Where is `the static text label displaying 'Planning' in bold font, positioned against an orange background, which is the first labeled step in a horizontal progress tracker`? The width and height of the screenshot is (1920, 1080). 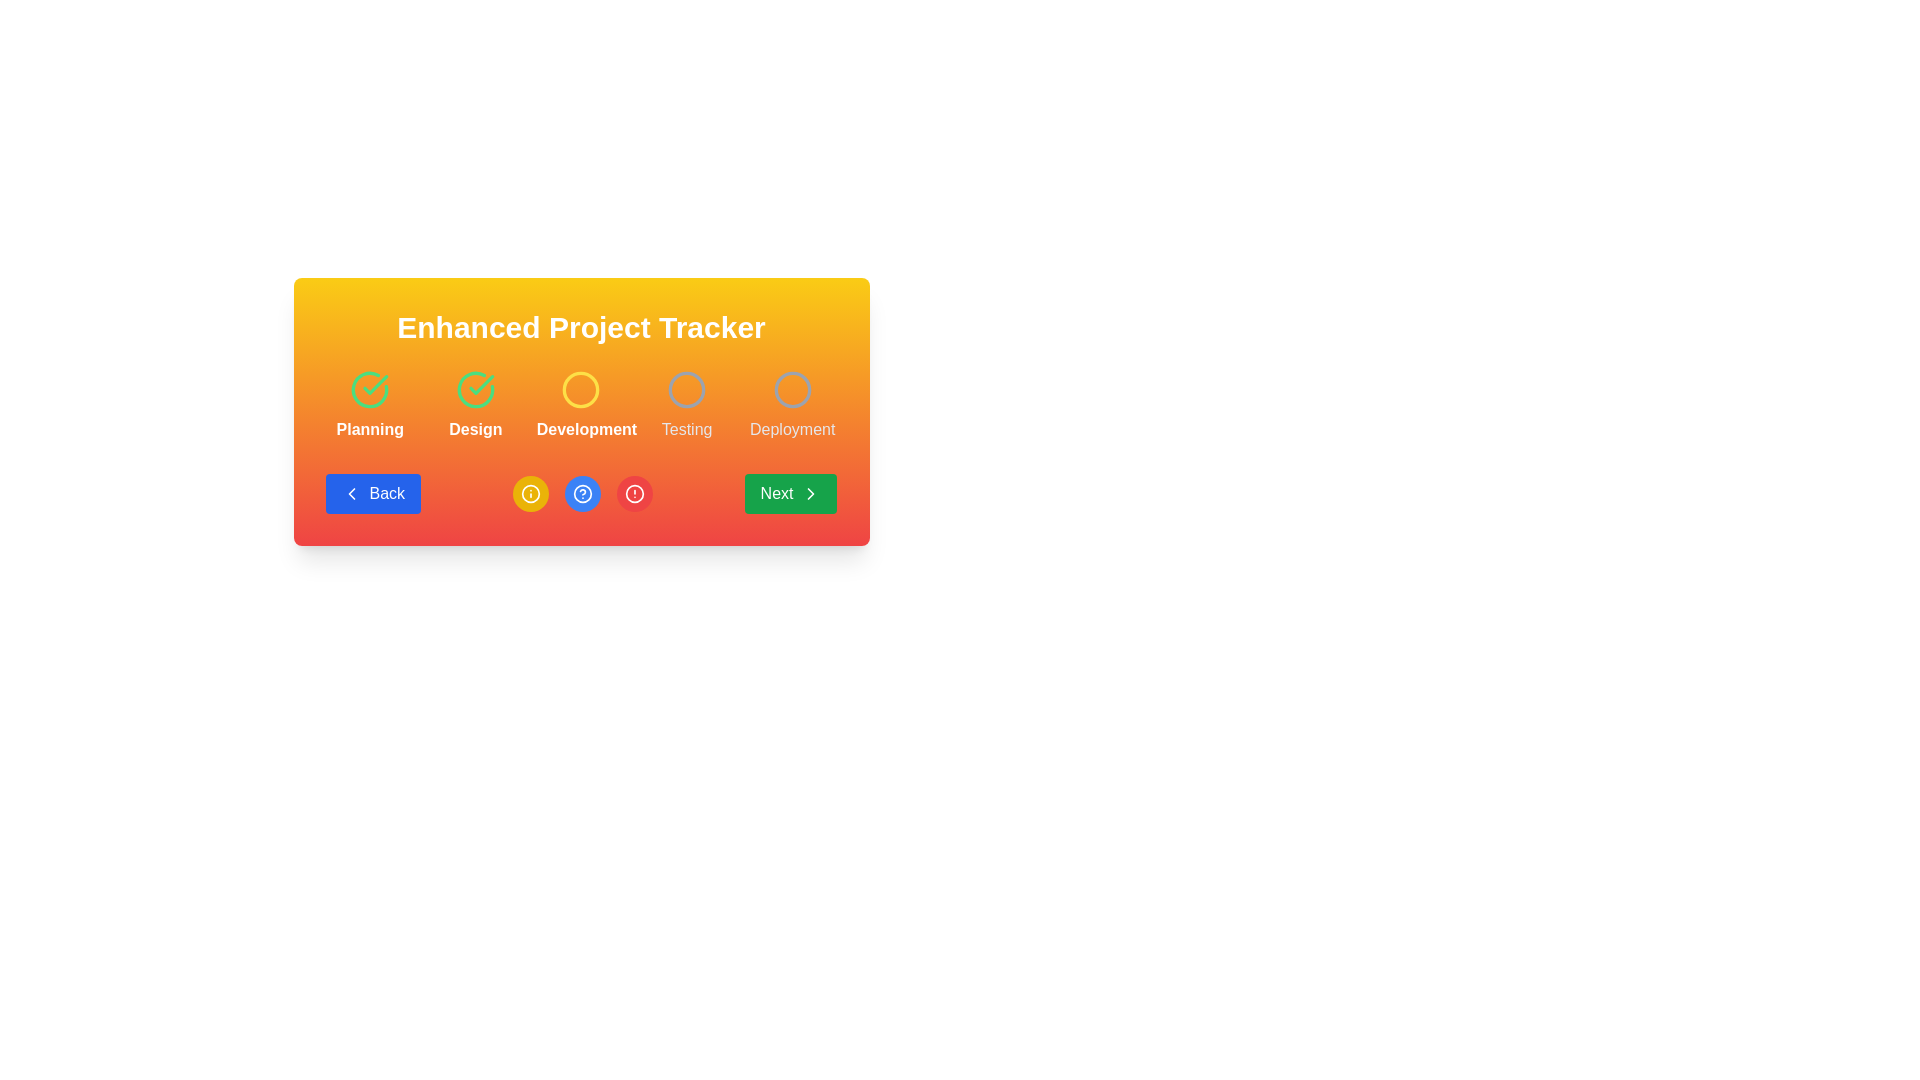 the static text label displaying 'Planning' in bold font, positioned against an orange background, which is the first labeled step in a horizontal progress tracker is located at coordinates (370, 428).